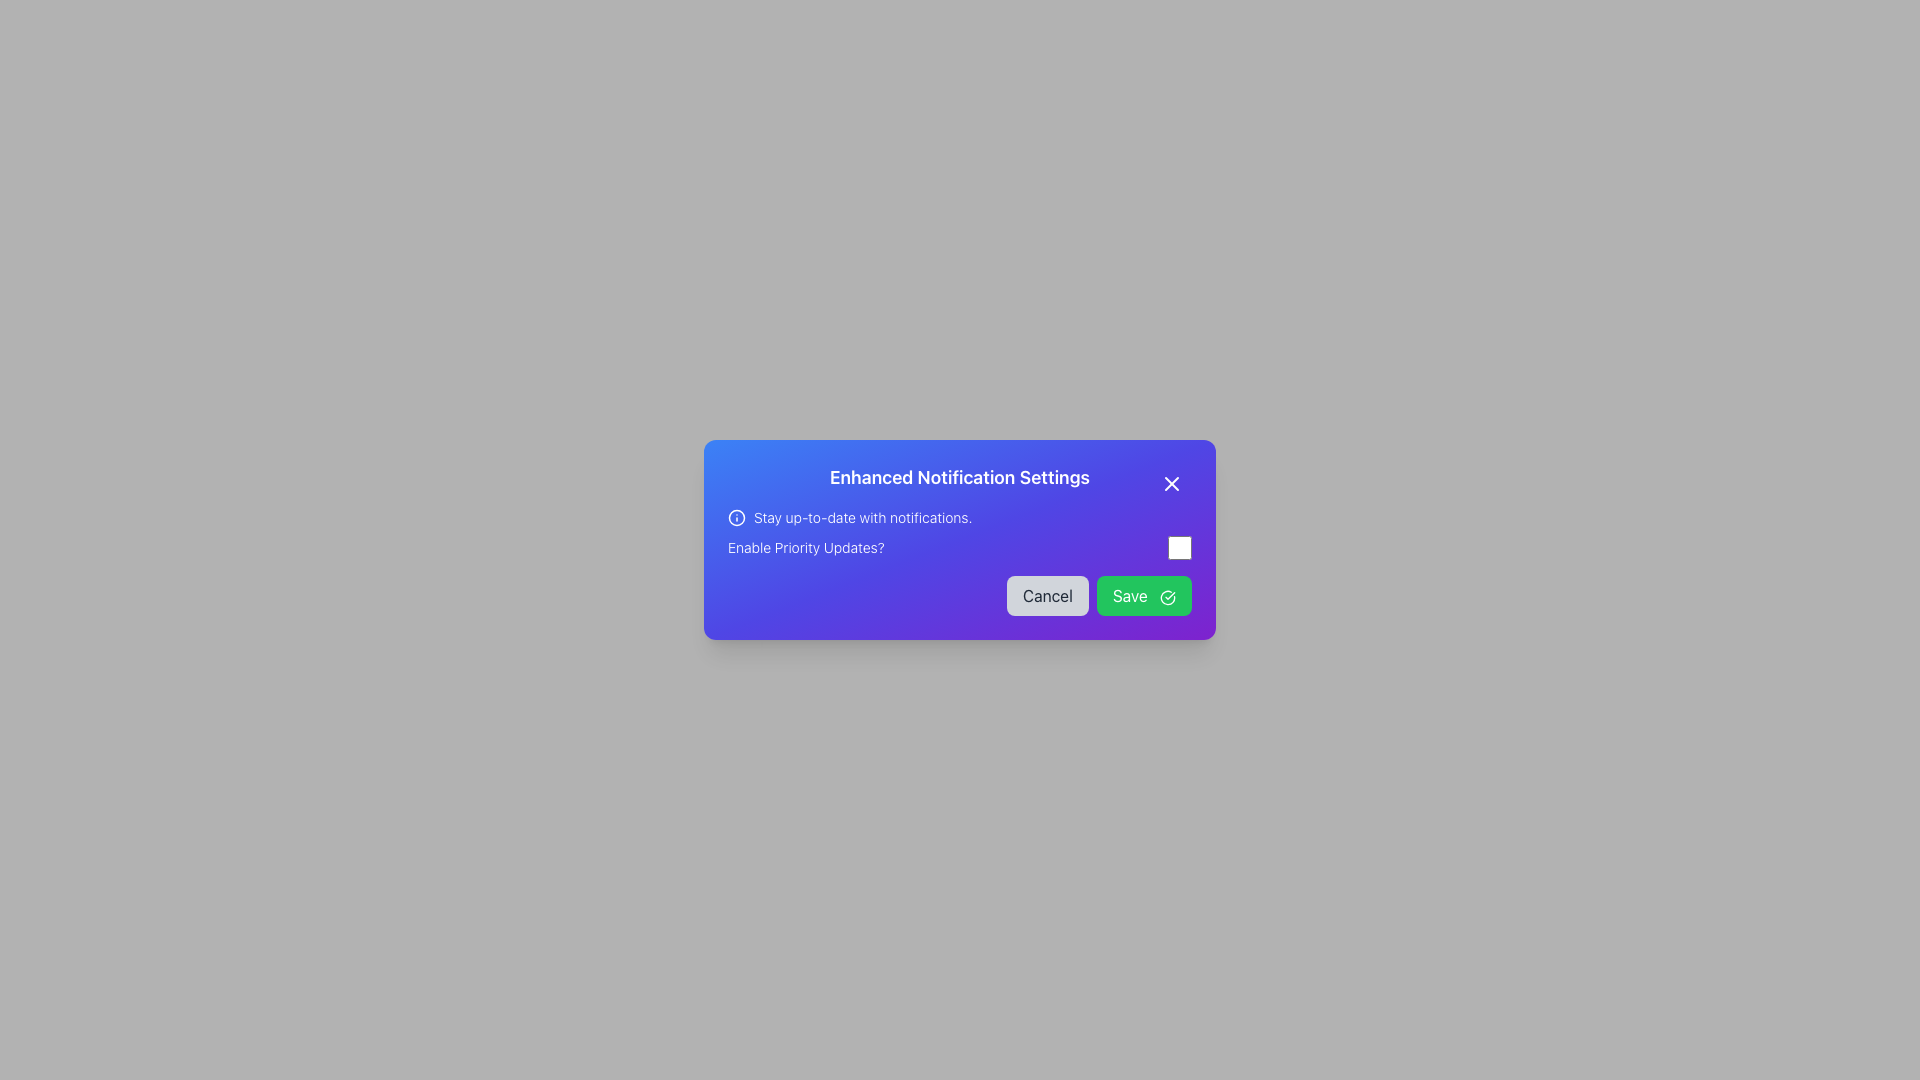 The image size is (1920, 1080). What do you see at coordinates (1144, 595) in the screenshot?
I see `the second button in the modal dialog, located to the right of the 'Cancel' button` at bounding box center [1144, 595].